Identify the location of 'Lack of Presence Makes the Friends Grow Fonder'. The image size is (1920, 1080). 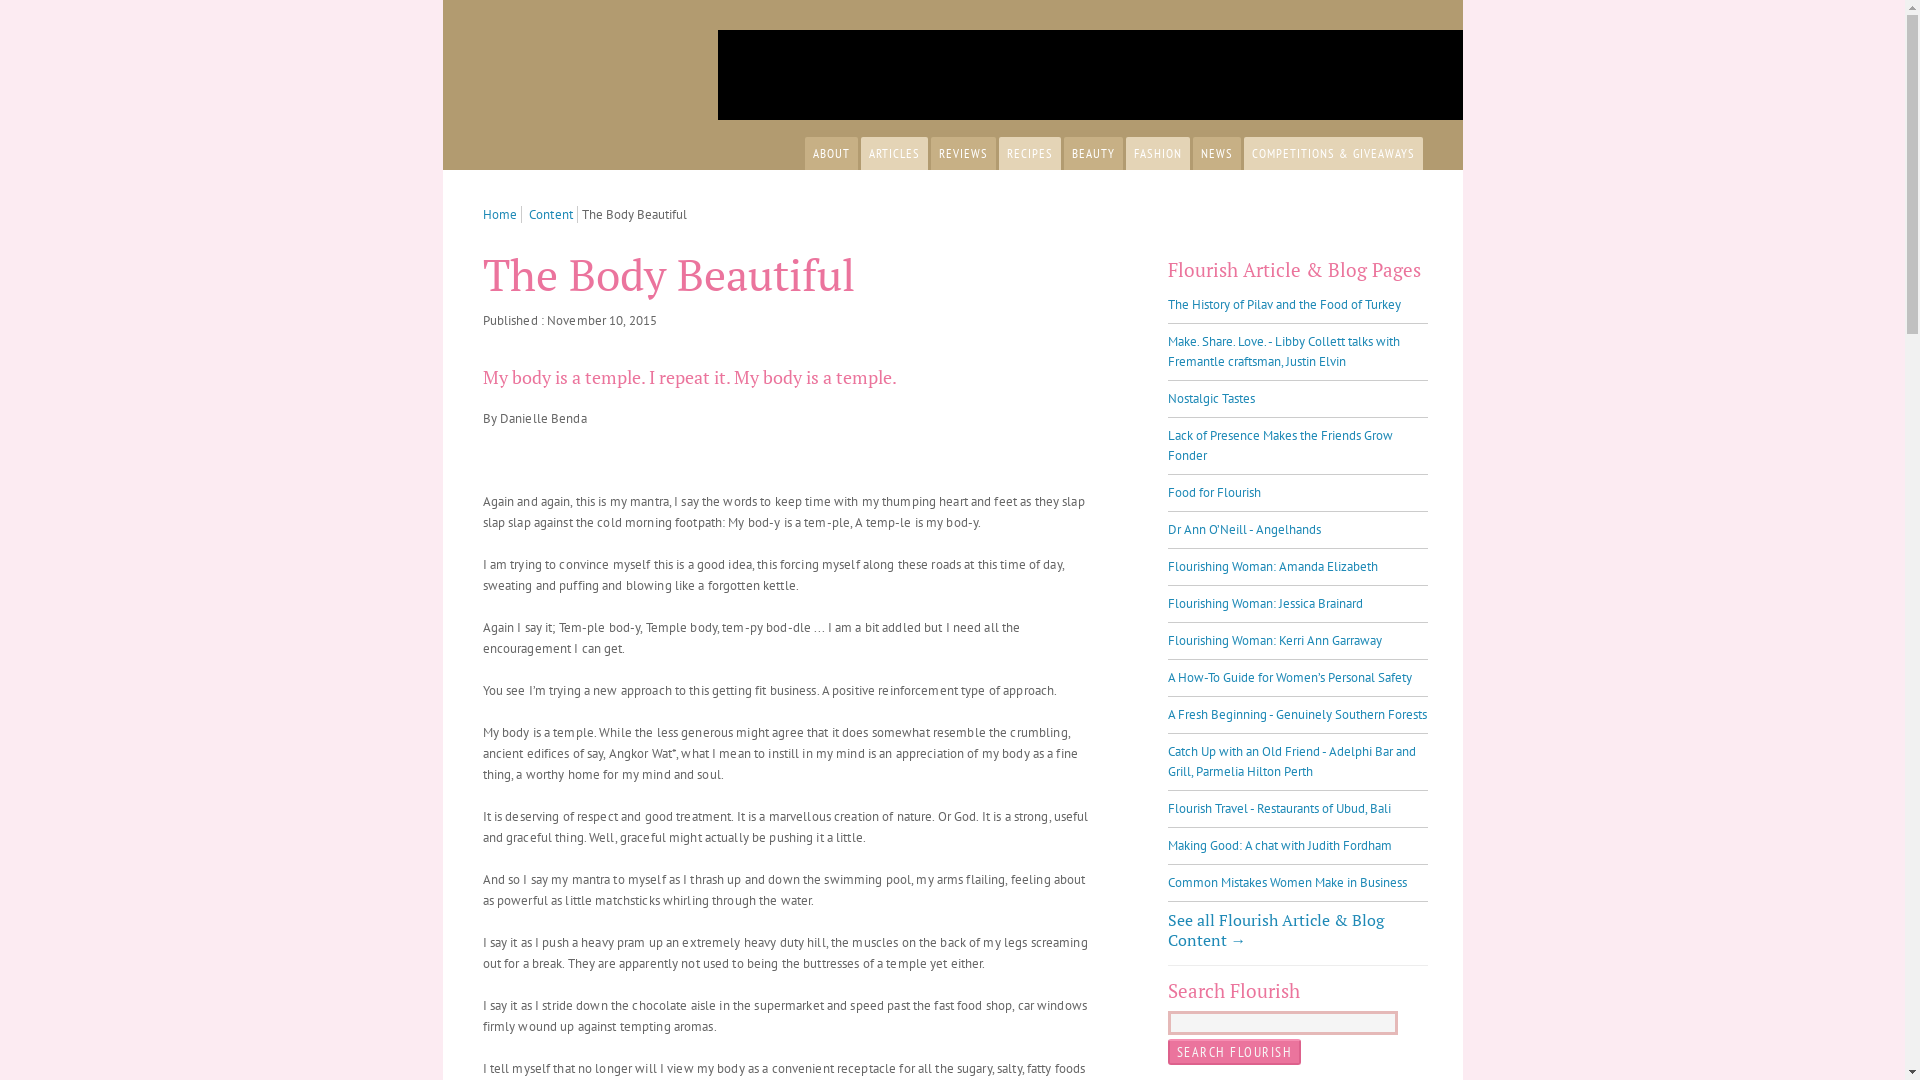
(1167, 444).